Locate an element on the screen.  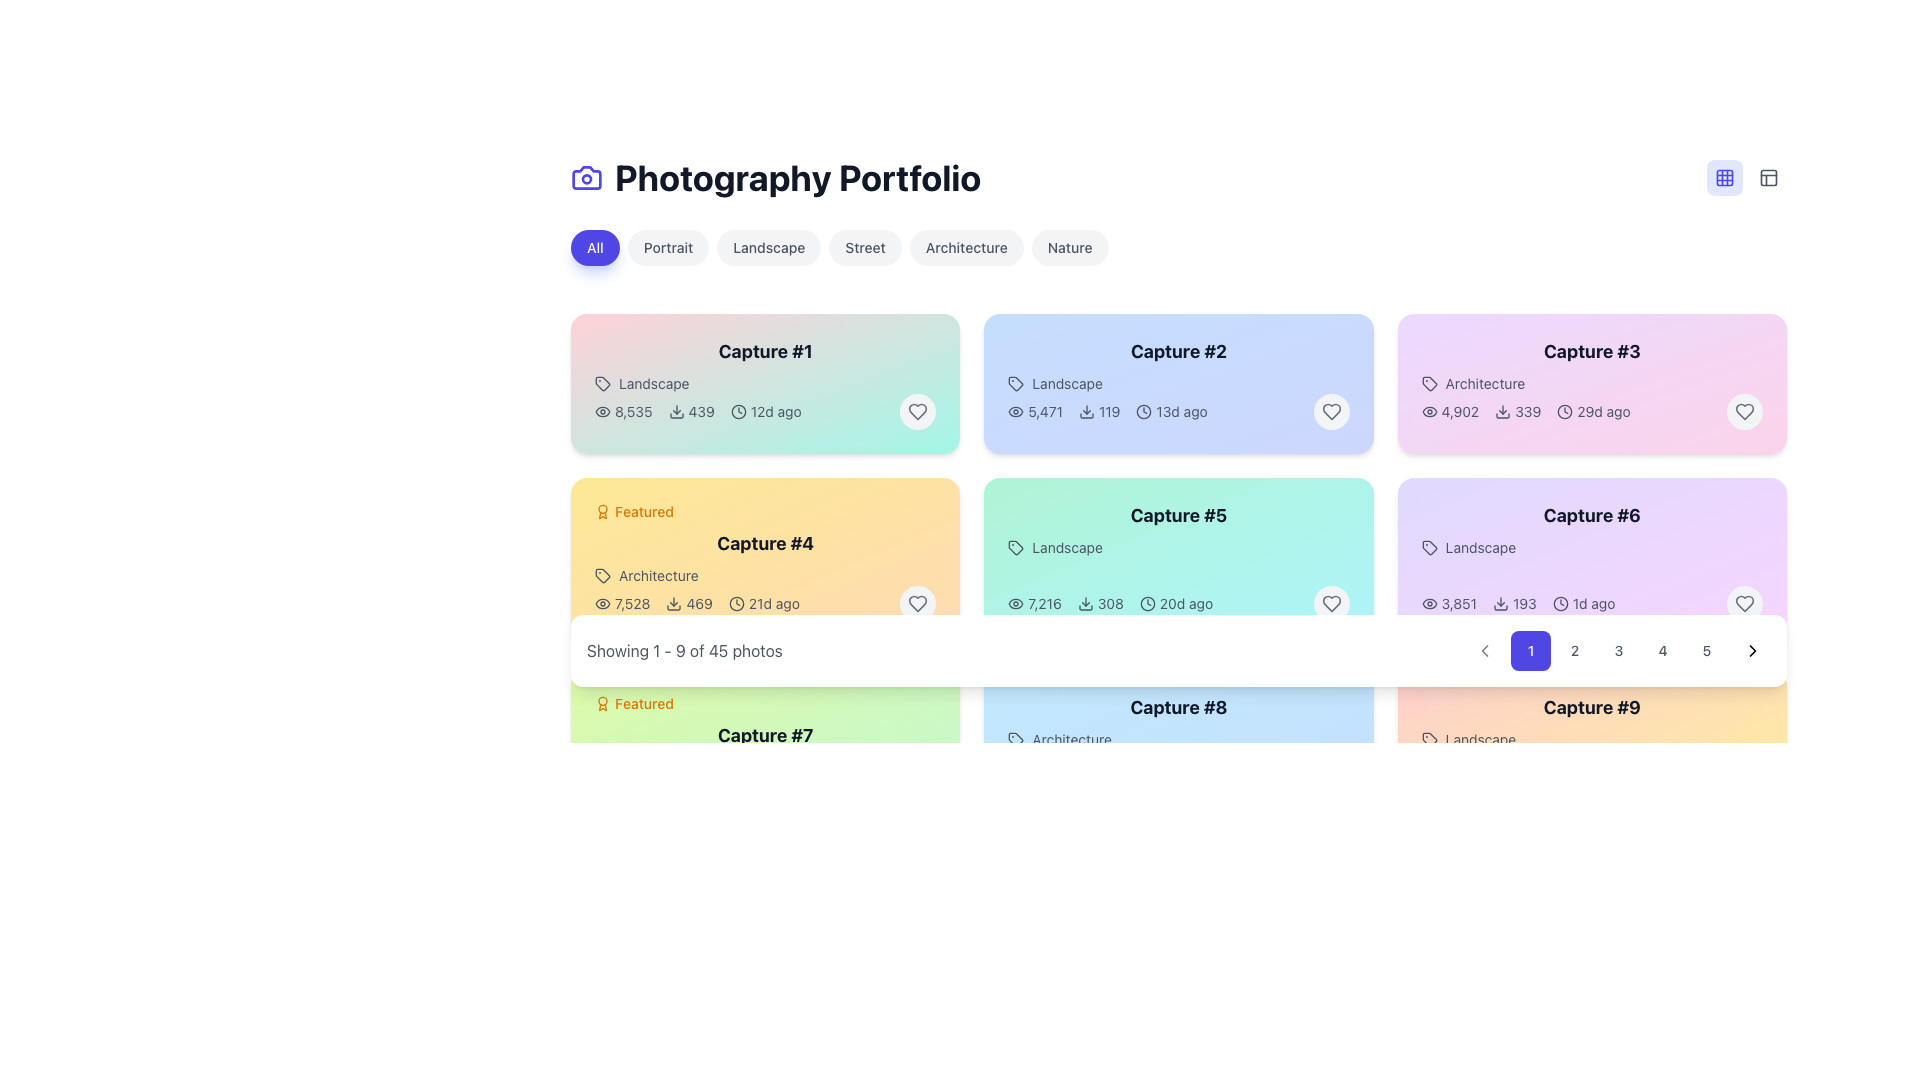
the download icon next to the '193' download count in the 'Capture #6' card is located at coordinates (1501, 603).